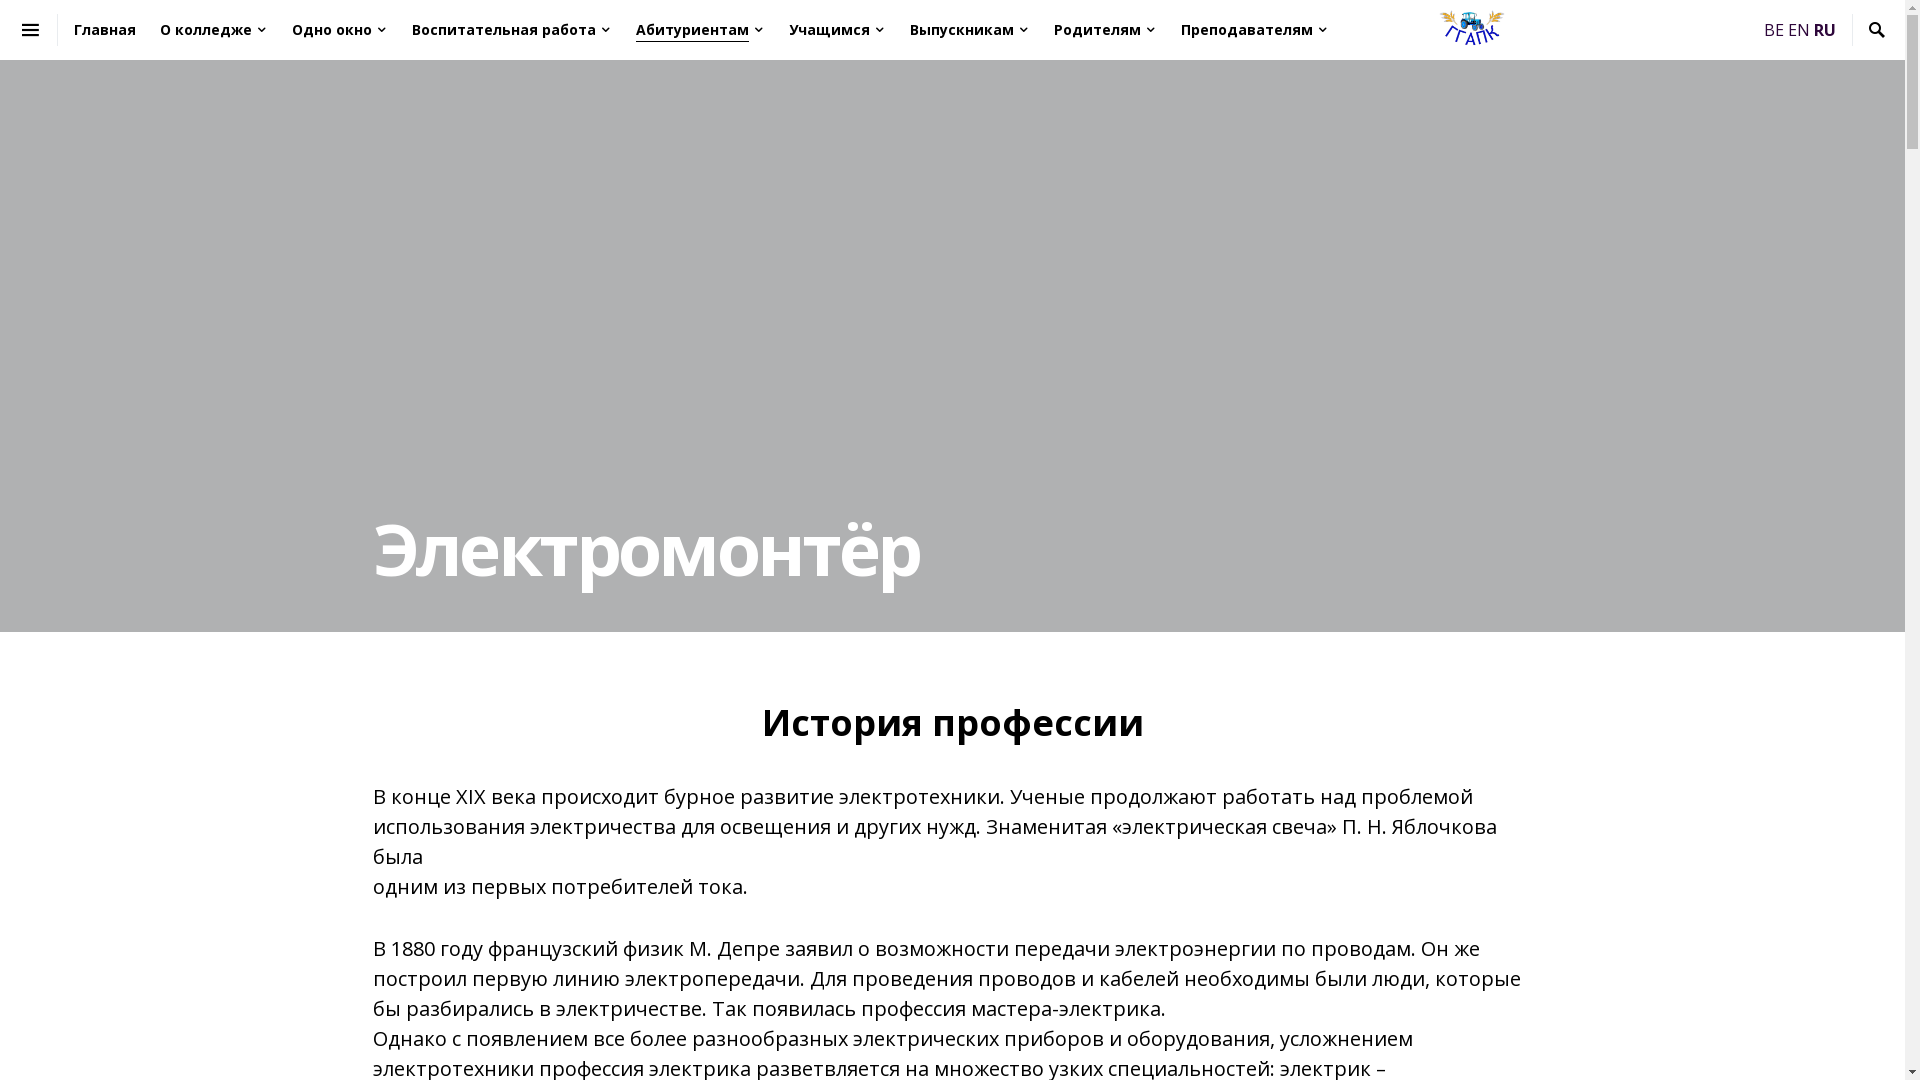  What do you see at coordinates (1788, 29) in the screenshot?
I see `'EN'` at bounding box center [1788, 29].